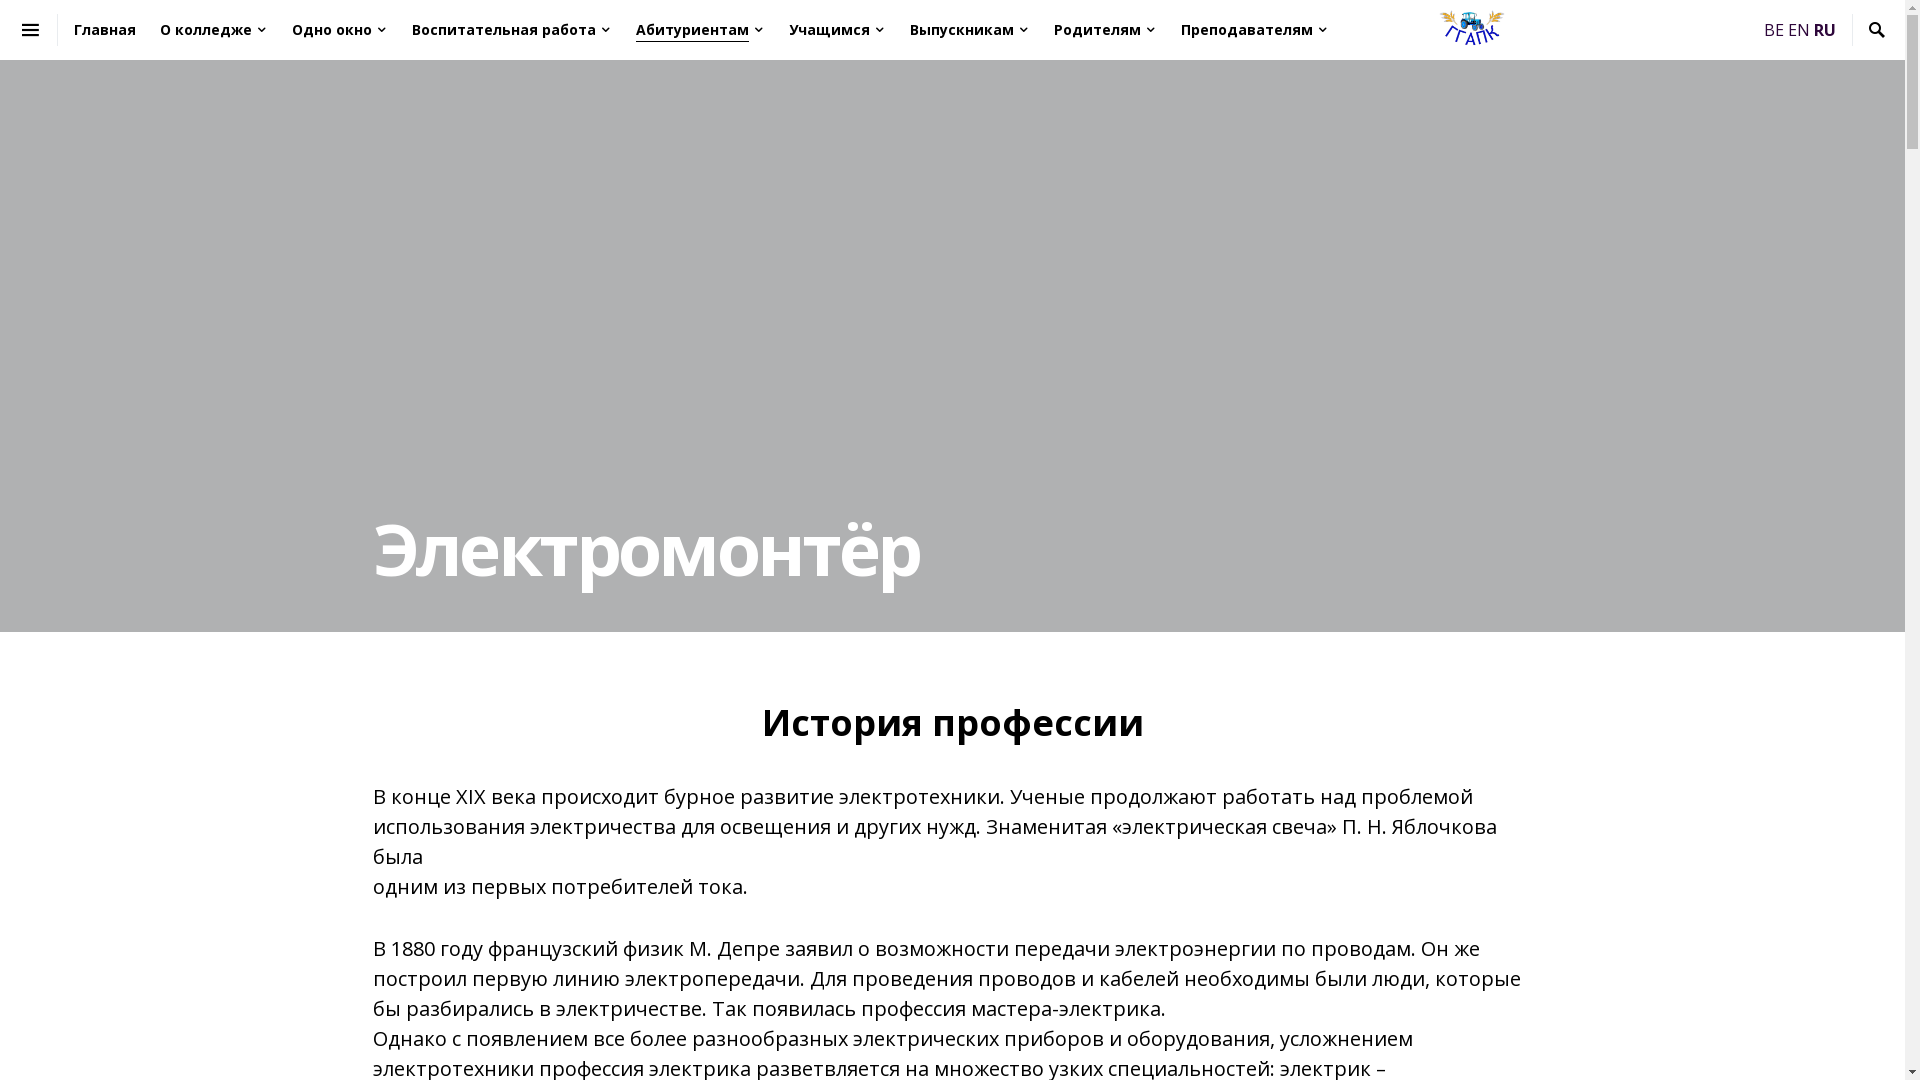  What do you see at coordinates (1788, 29) in the screenshot?
I see `'EN'` at bounding box center [1788, 29].